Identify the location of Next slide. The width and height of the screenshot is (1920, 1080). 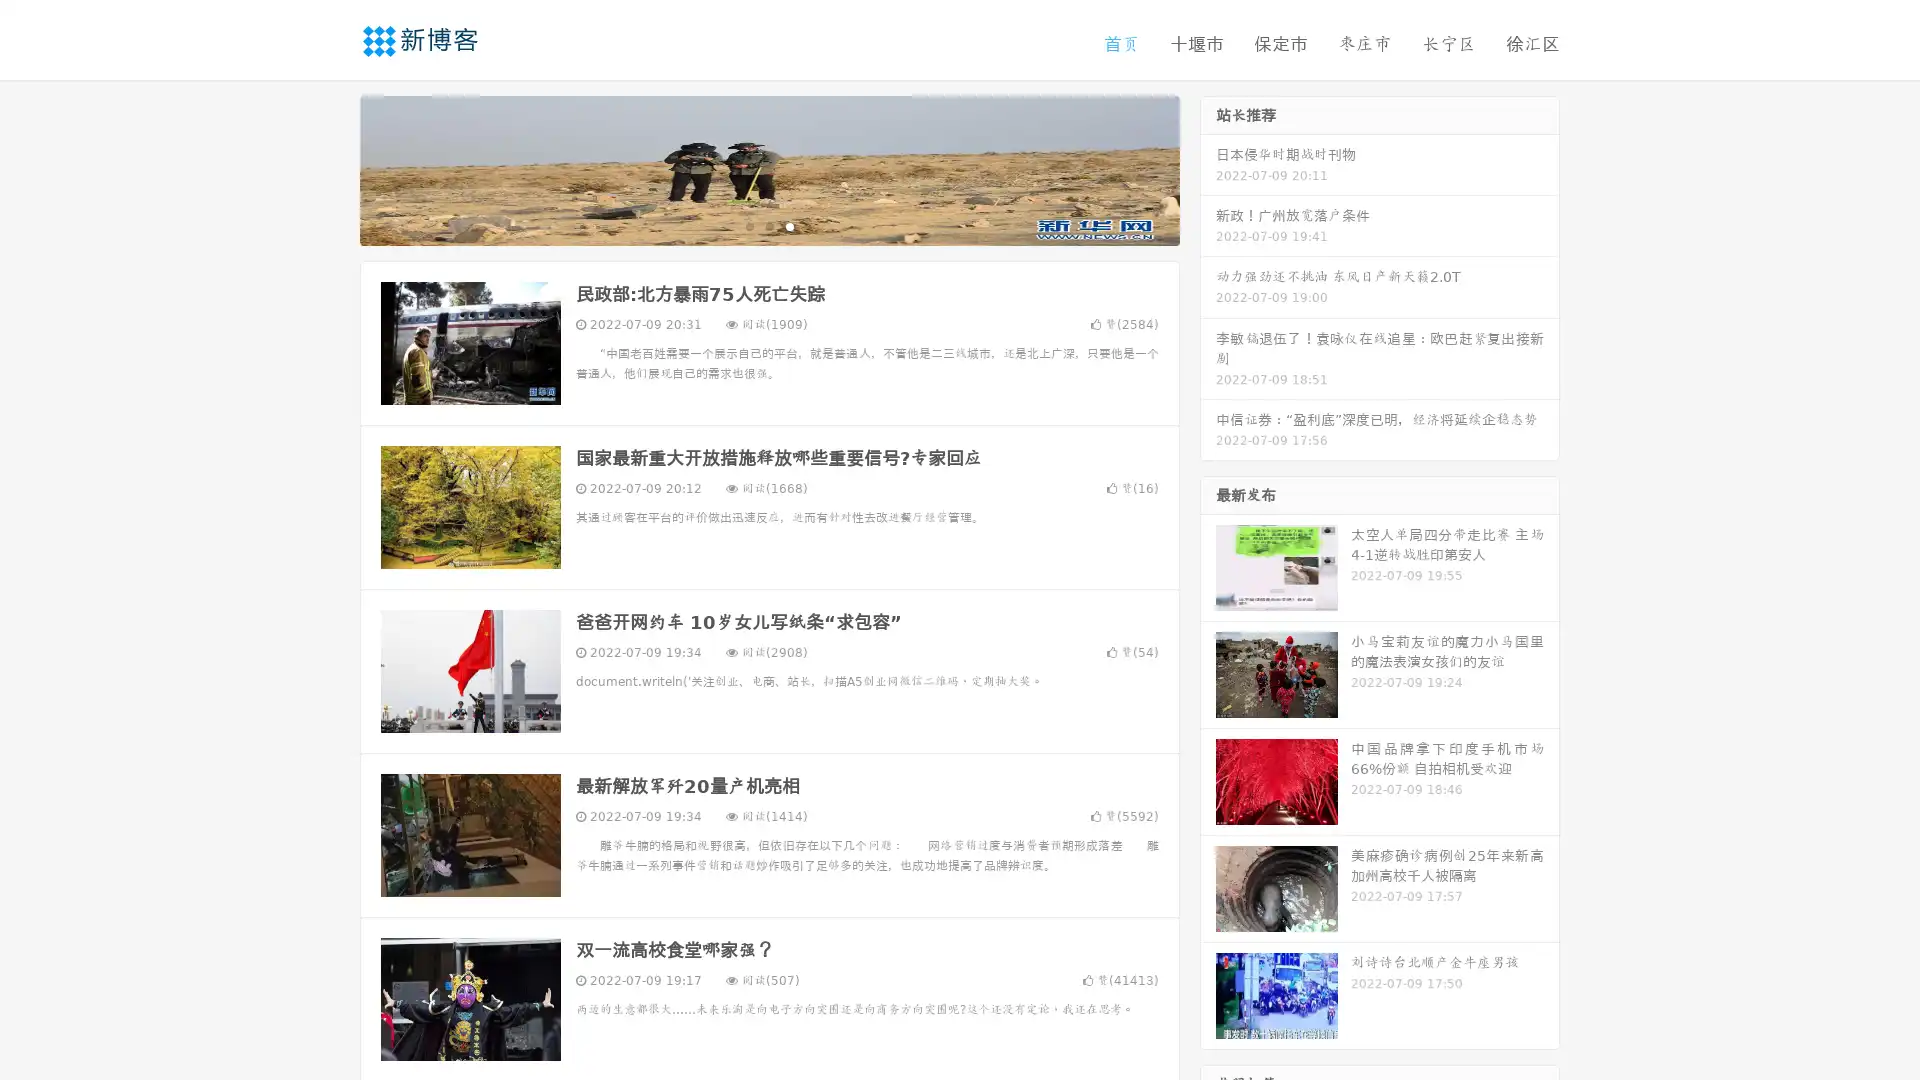
(1208, 168).